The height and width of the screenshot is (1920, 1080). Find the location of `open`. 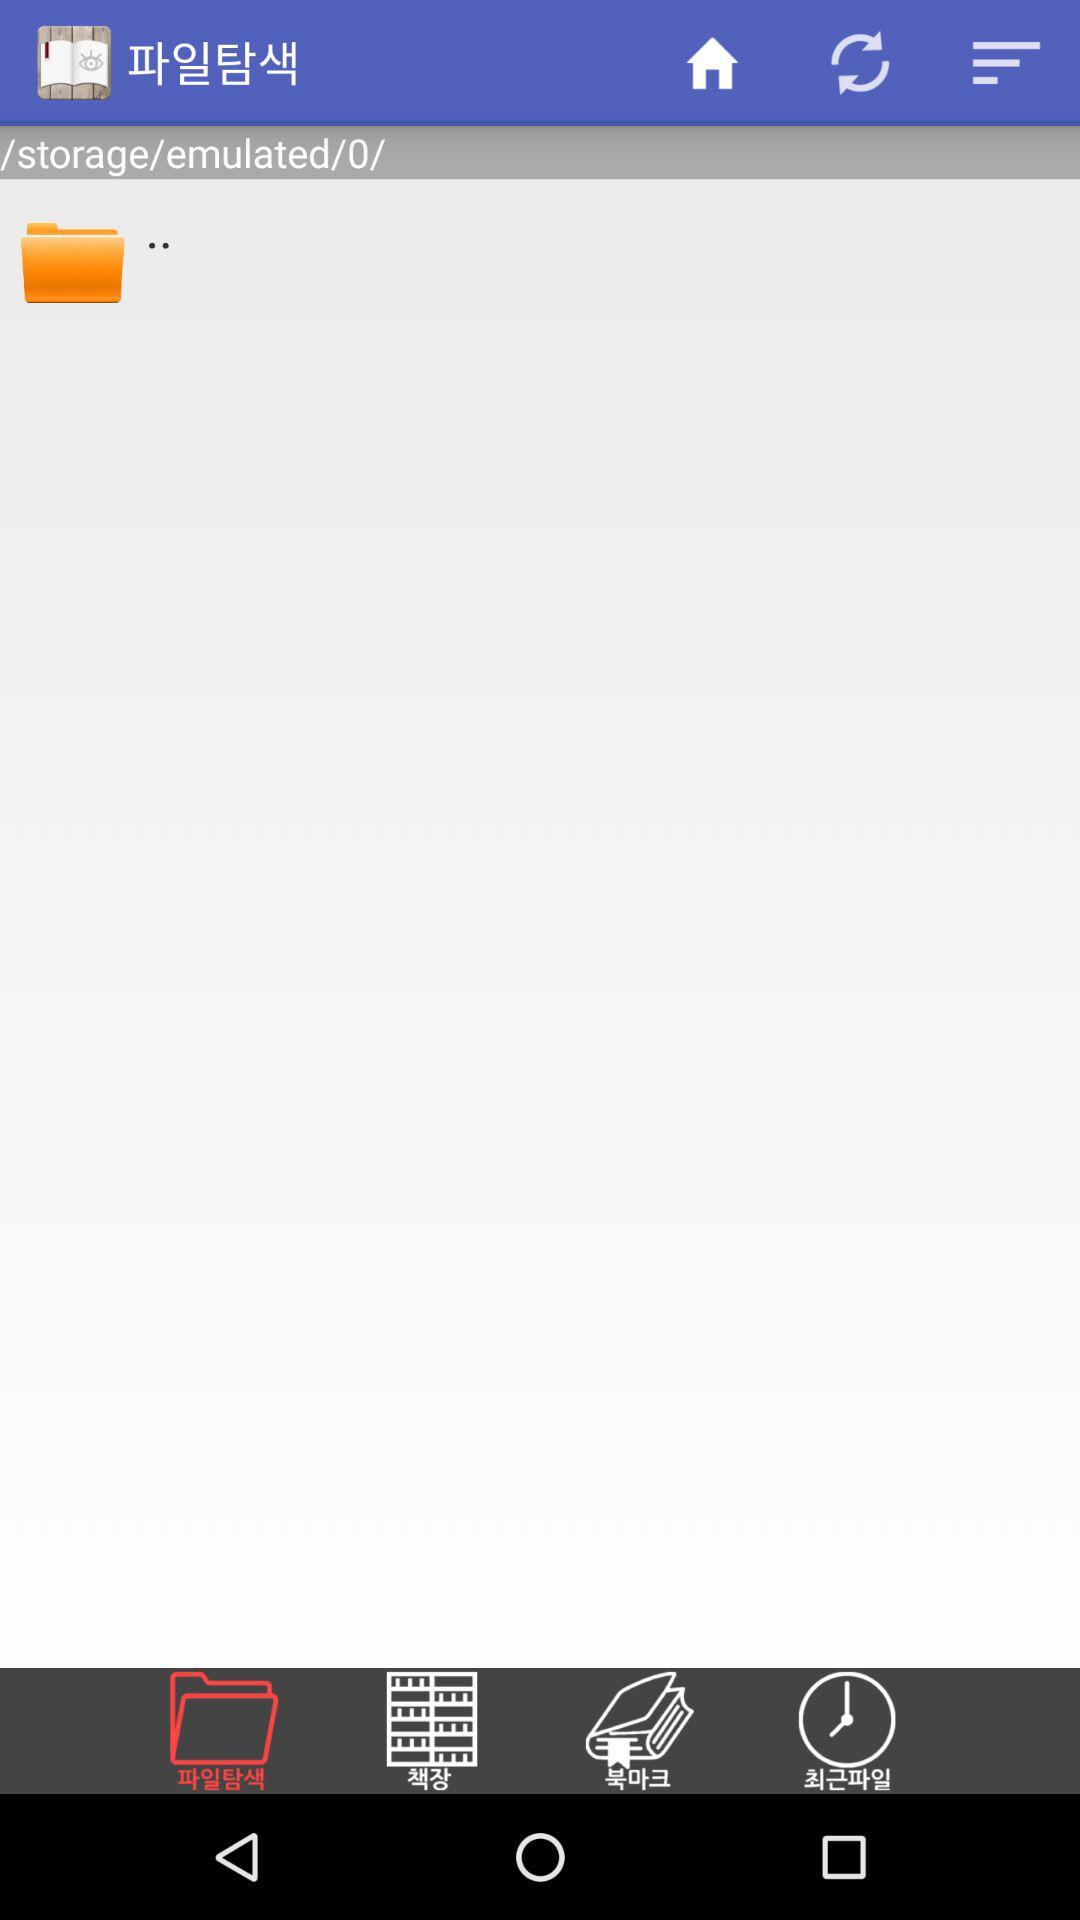

open is located at coordinates (246, 1730).